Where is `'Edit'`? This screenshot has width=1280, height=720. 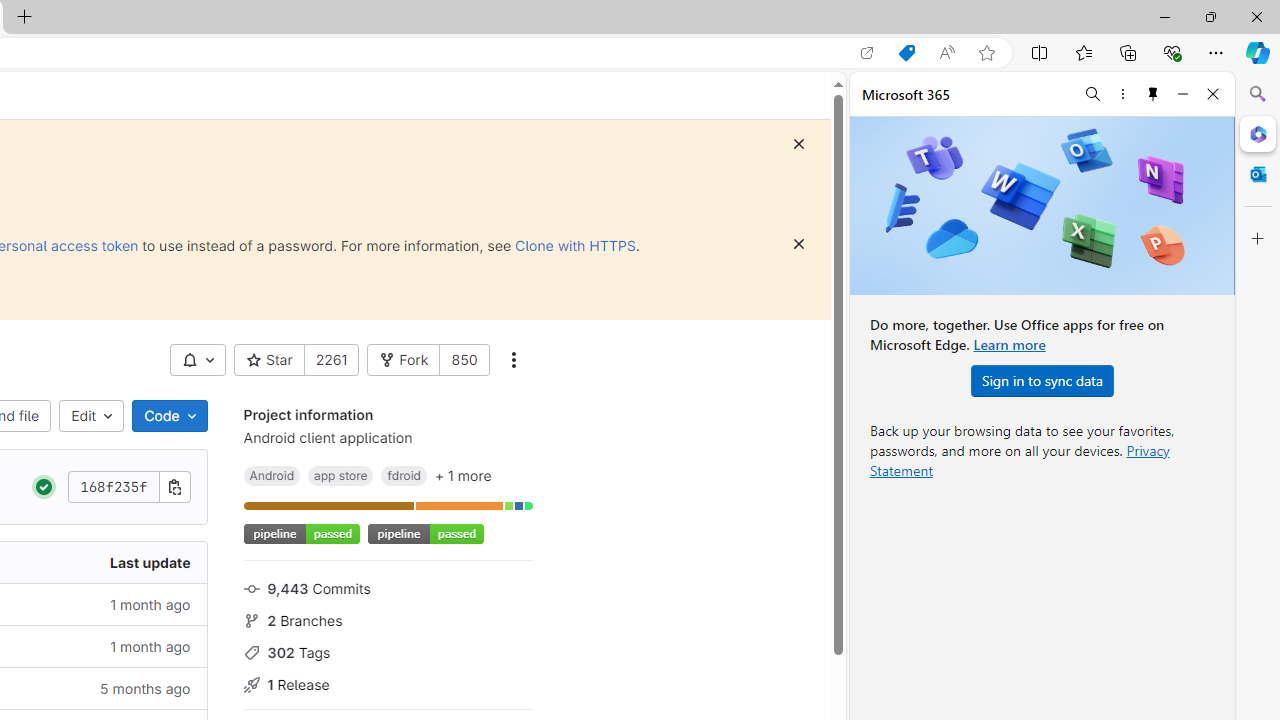 'Edit' is located at coordinates (91, 415).